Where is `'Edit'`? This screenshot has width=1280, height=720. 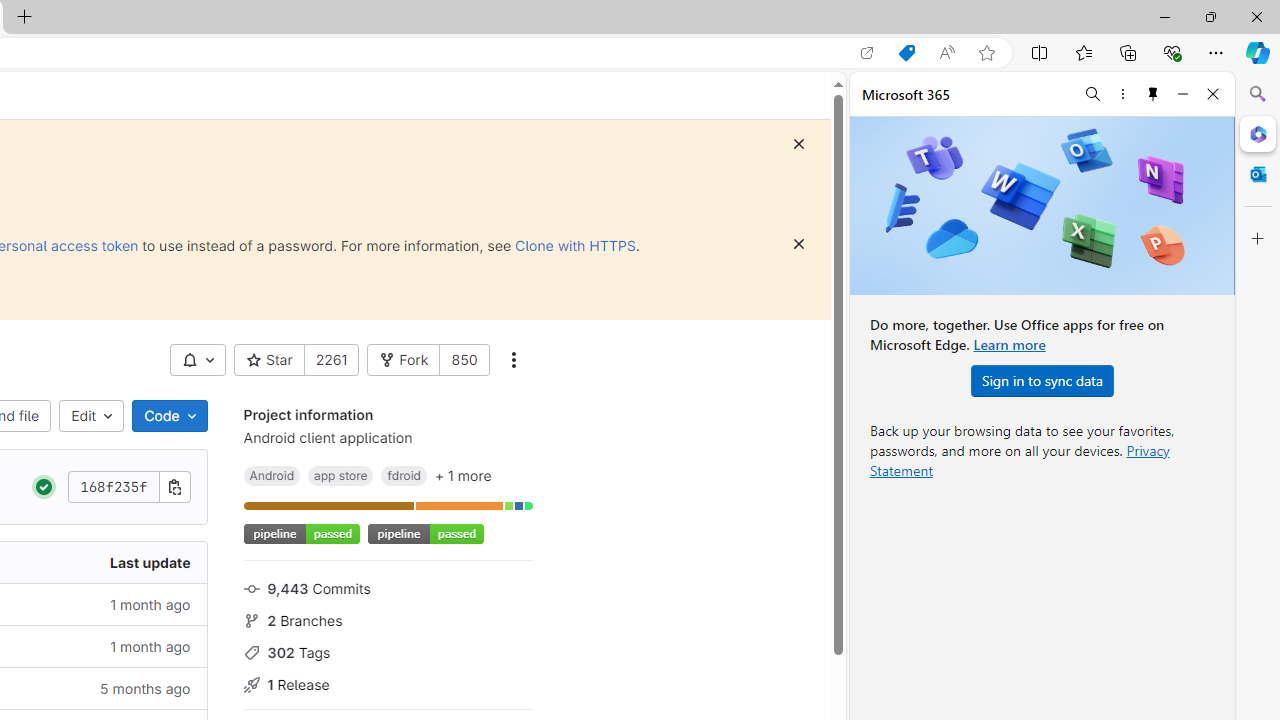 'Edit' is located at coordinates (91, 415).